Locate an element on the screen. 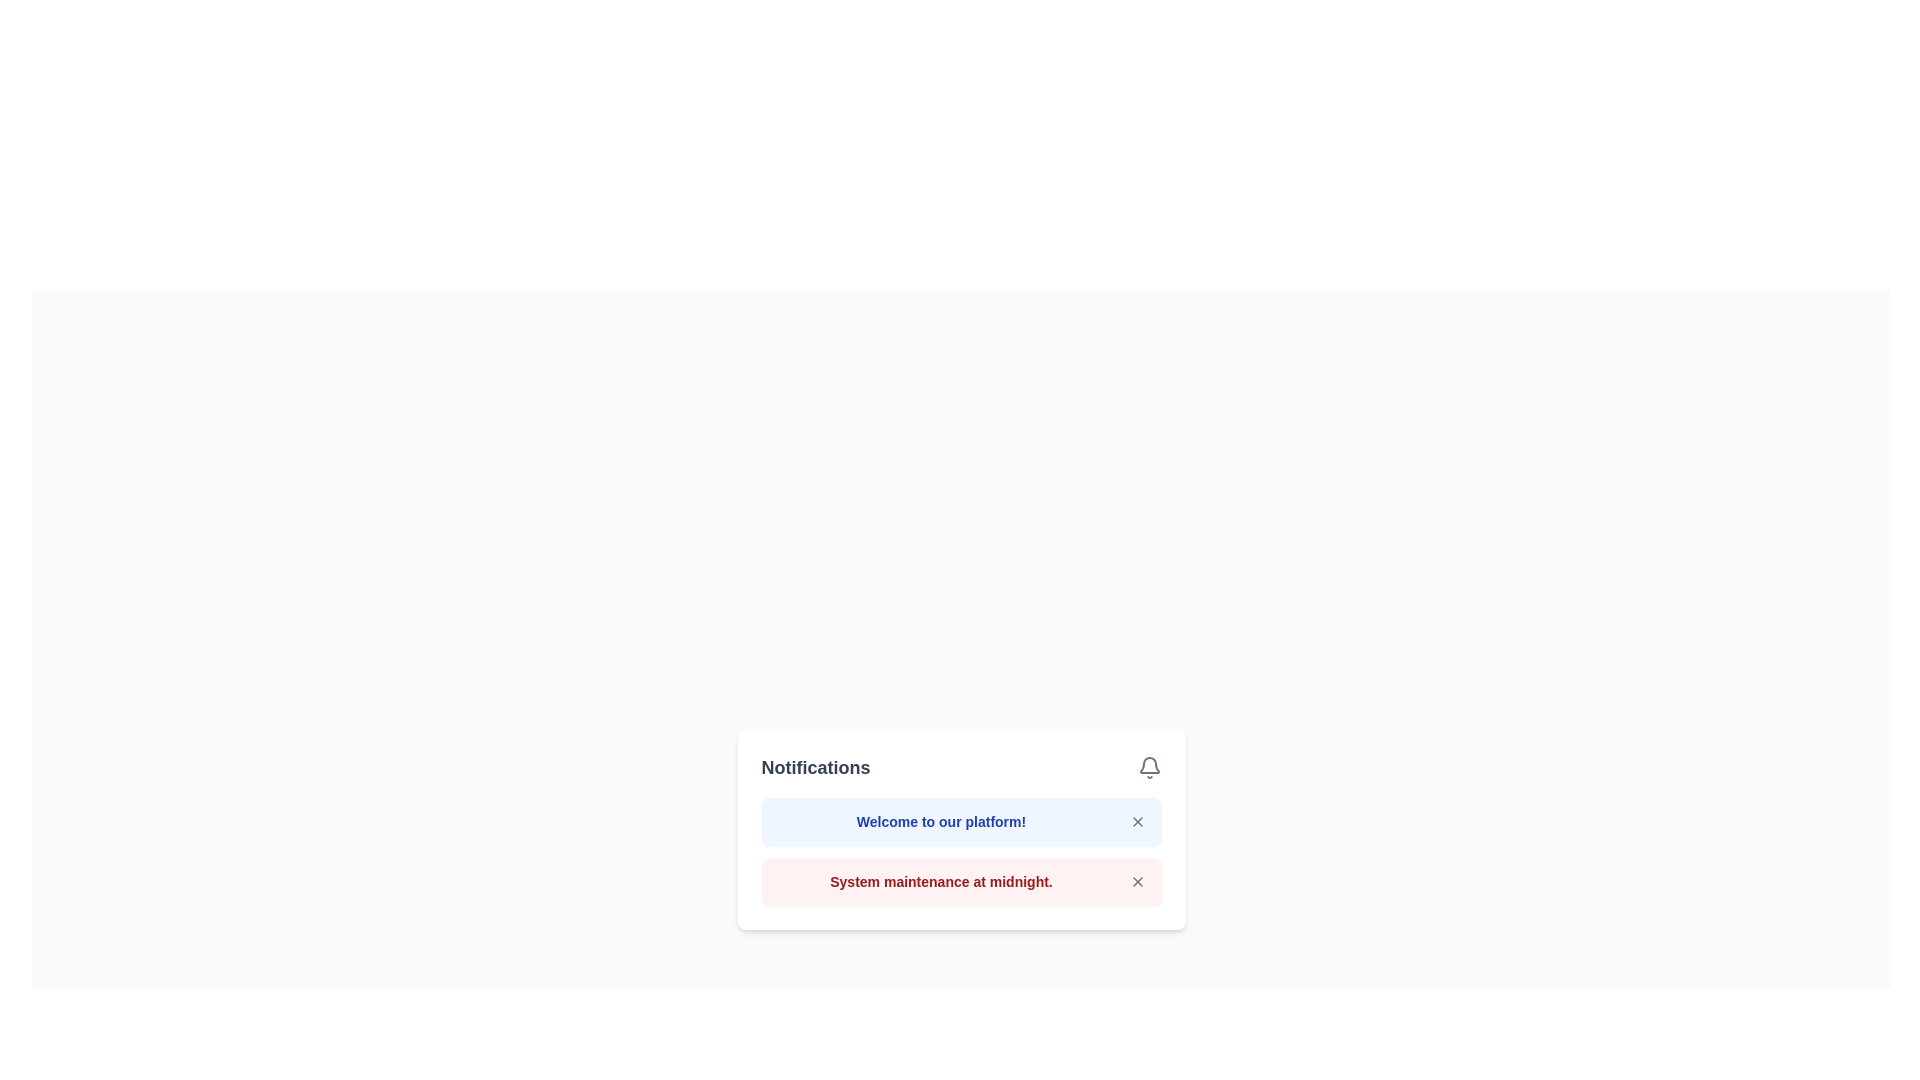 The image size is (1920, 1080). the minimalist gray 'X' close button located in the notification box at the right end of the header is located at coordinates (1137, 821).